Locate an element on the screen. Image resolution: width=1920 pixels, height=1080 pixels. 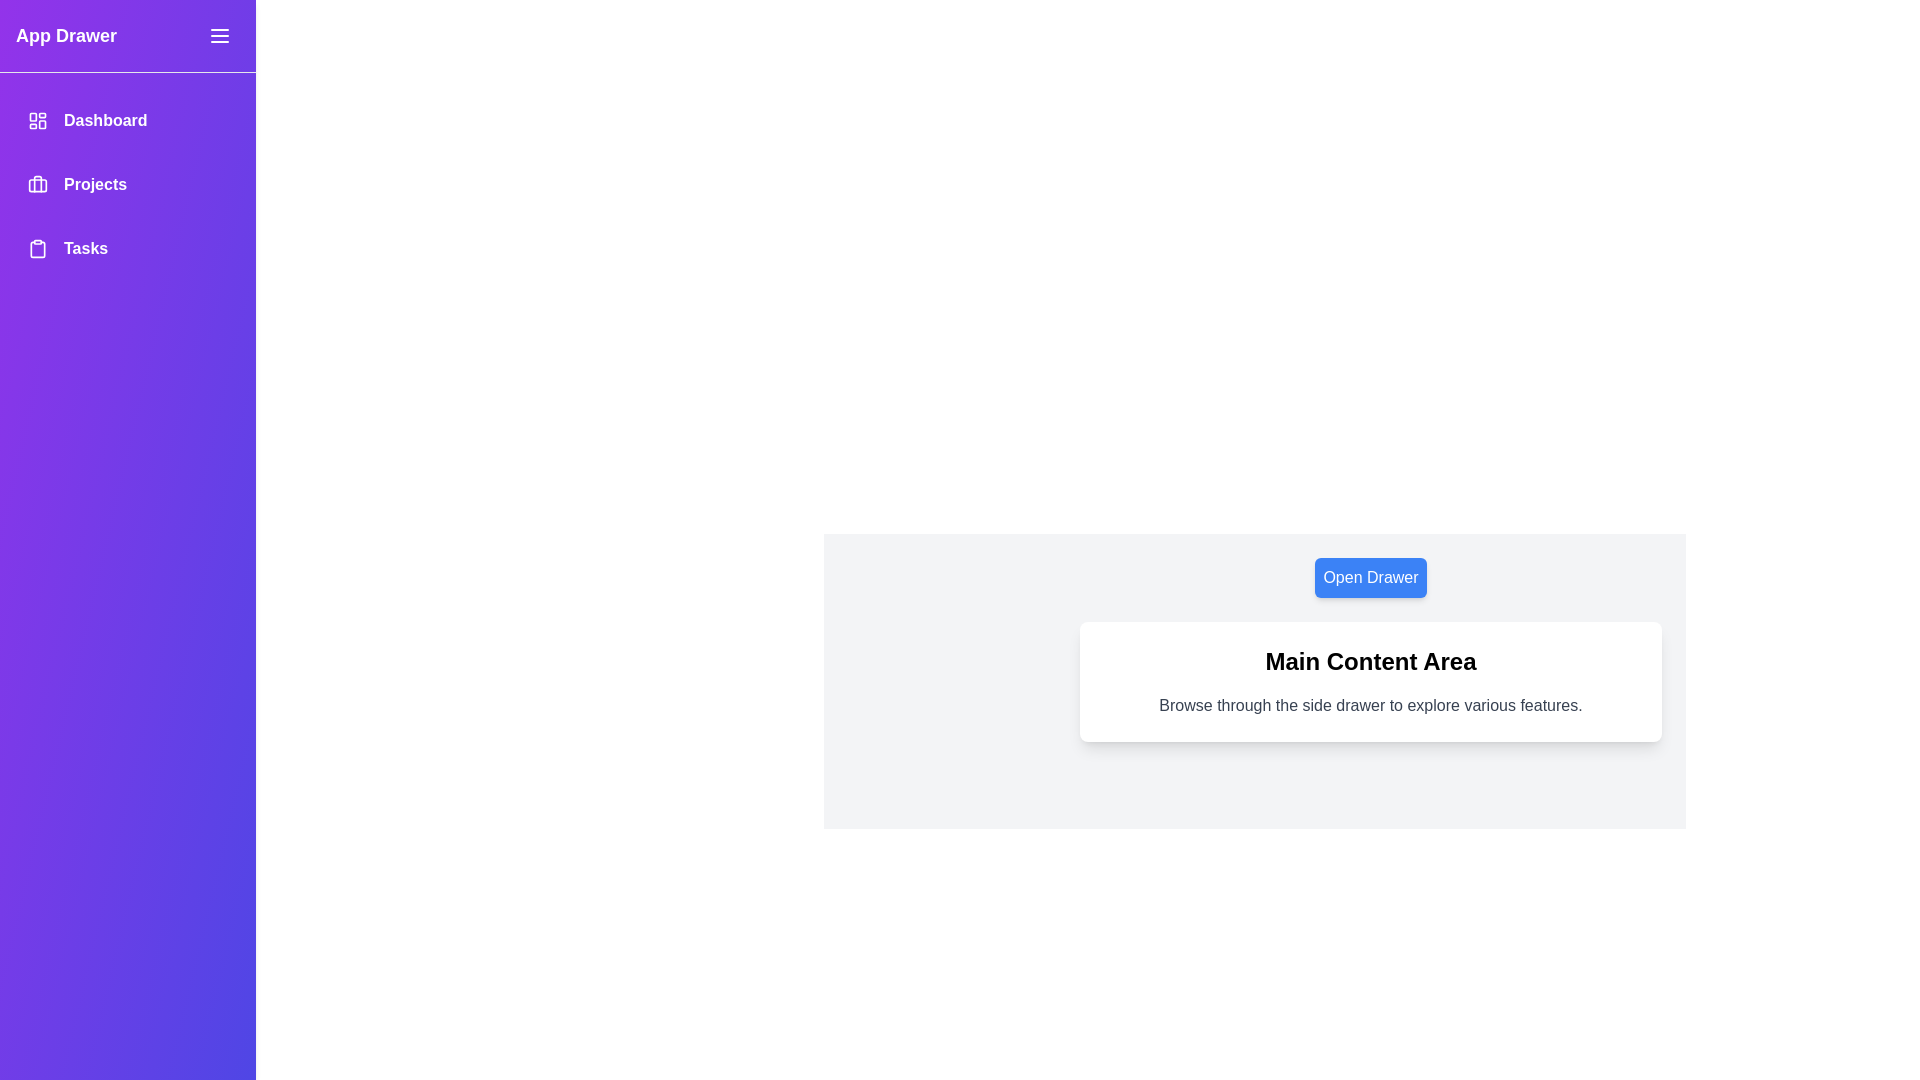
the menu item Tasks in the sidebar is located at coordinates (127, 248).